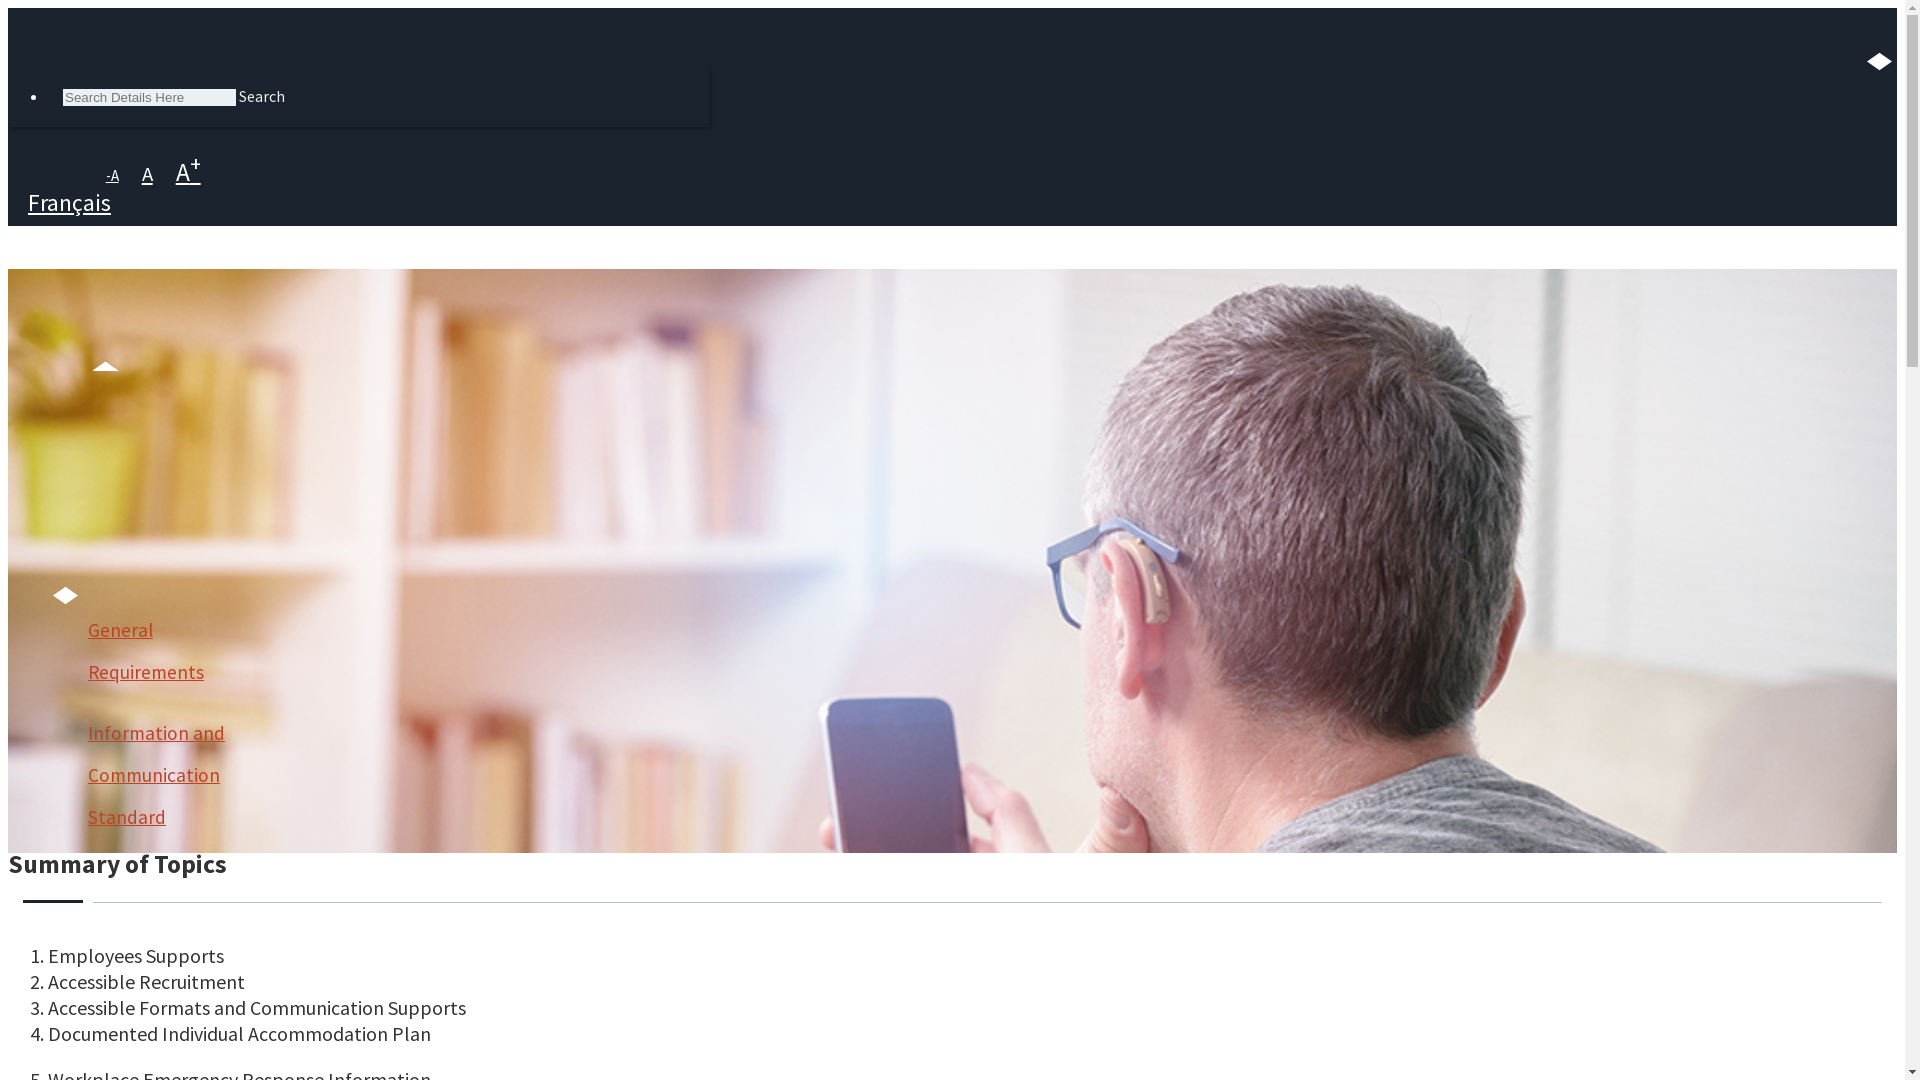 The height and width of the screenshot is (1080, 1920). Describe the element at coordinates (146, 172) in the screenshot. I see `'A'` at that location.